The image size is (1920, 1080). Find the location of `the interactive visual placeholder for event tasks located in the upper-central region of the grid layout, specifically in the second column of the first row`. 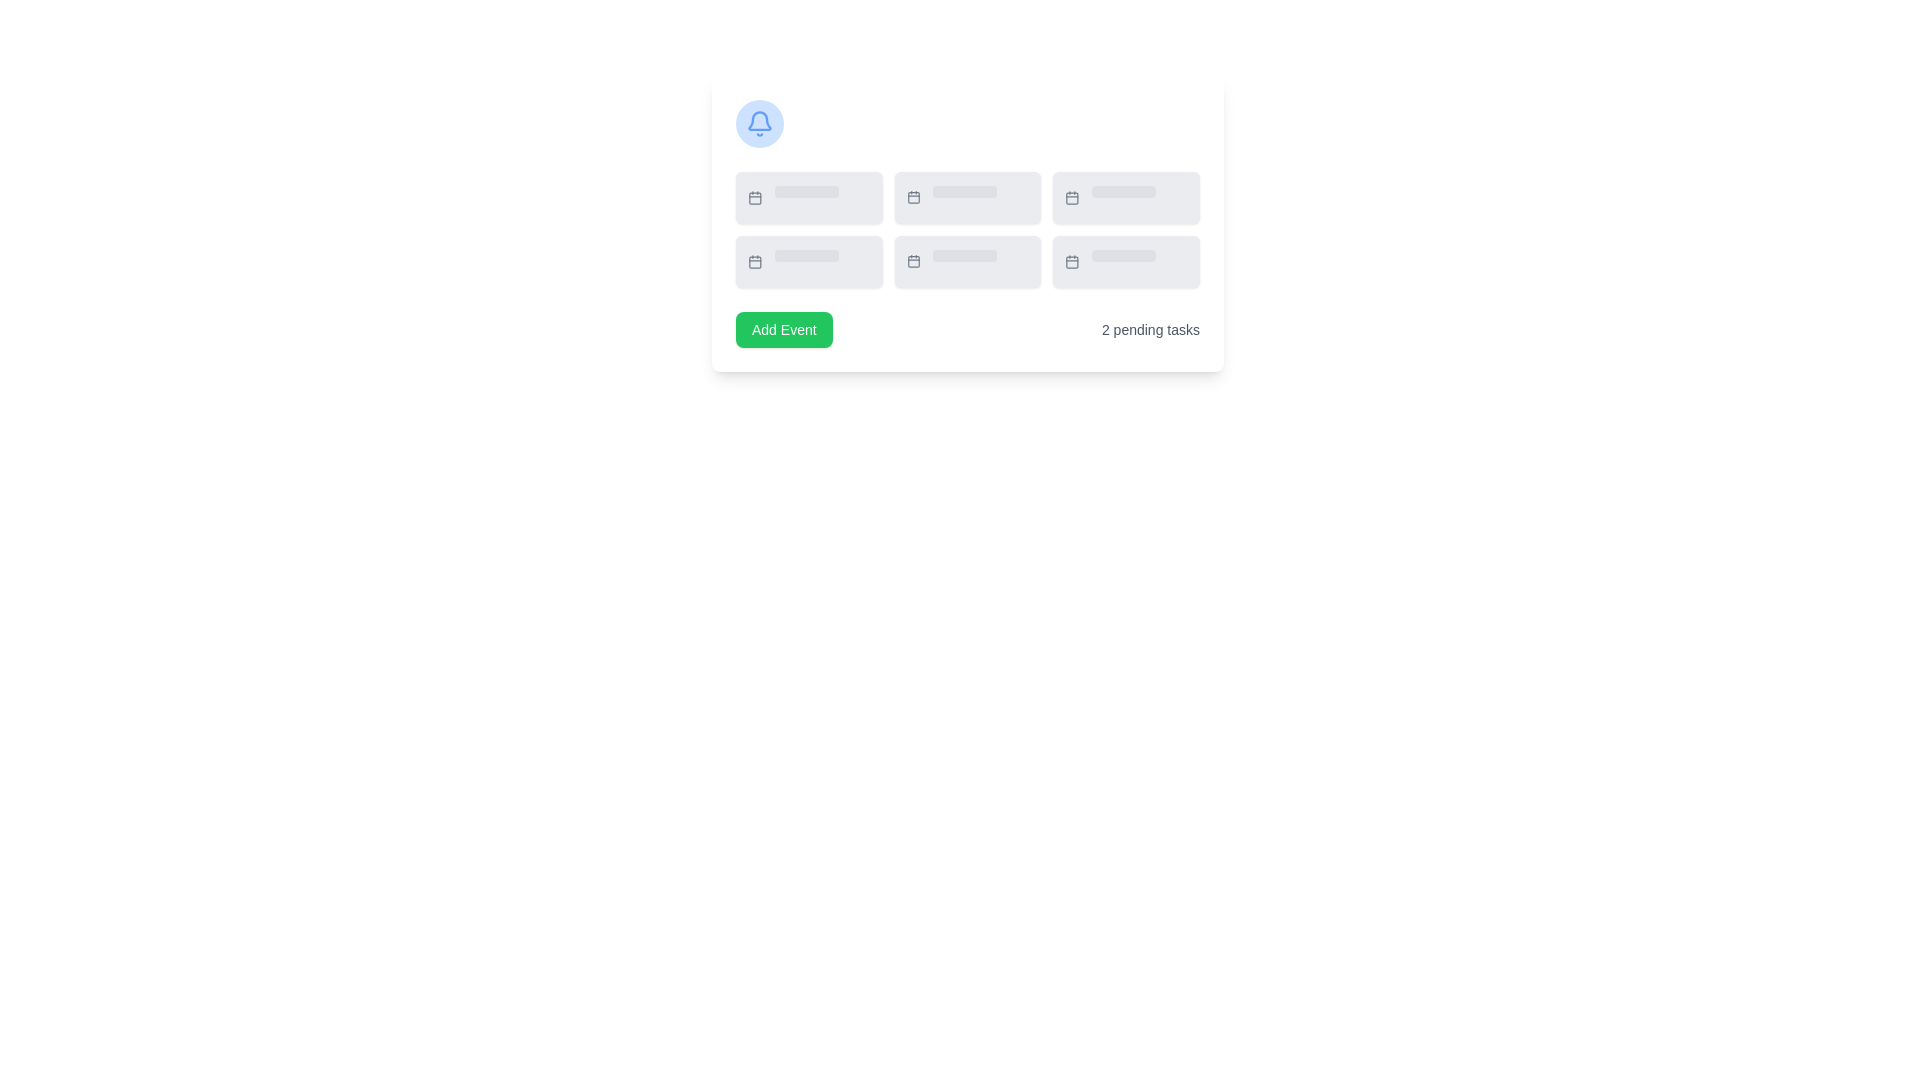

the interactive visual placeholder for event tasks located in the upper-central region of the grid layout, specifically in the second column of the first row is located at coordinates (968, 223).